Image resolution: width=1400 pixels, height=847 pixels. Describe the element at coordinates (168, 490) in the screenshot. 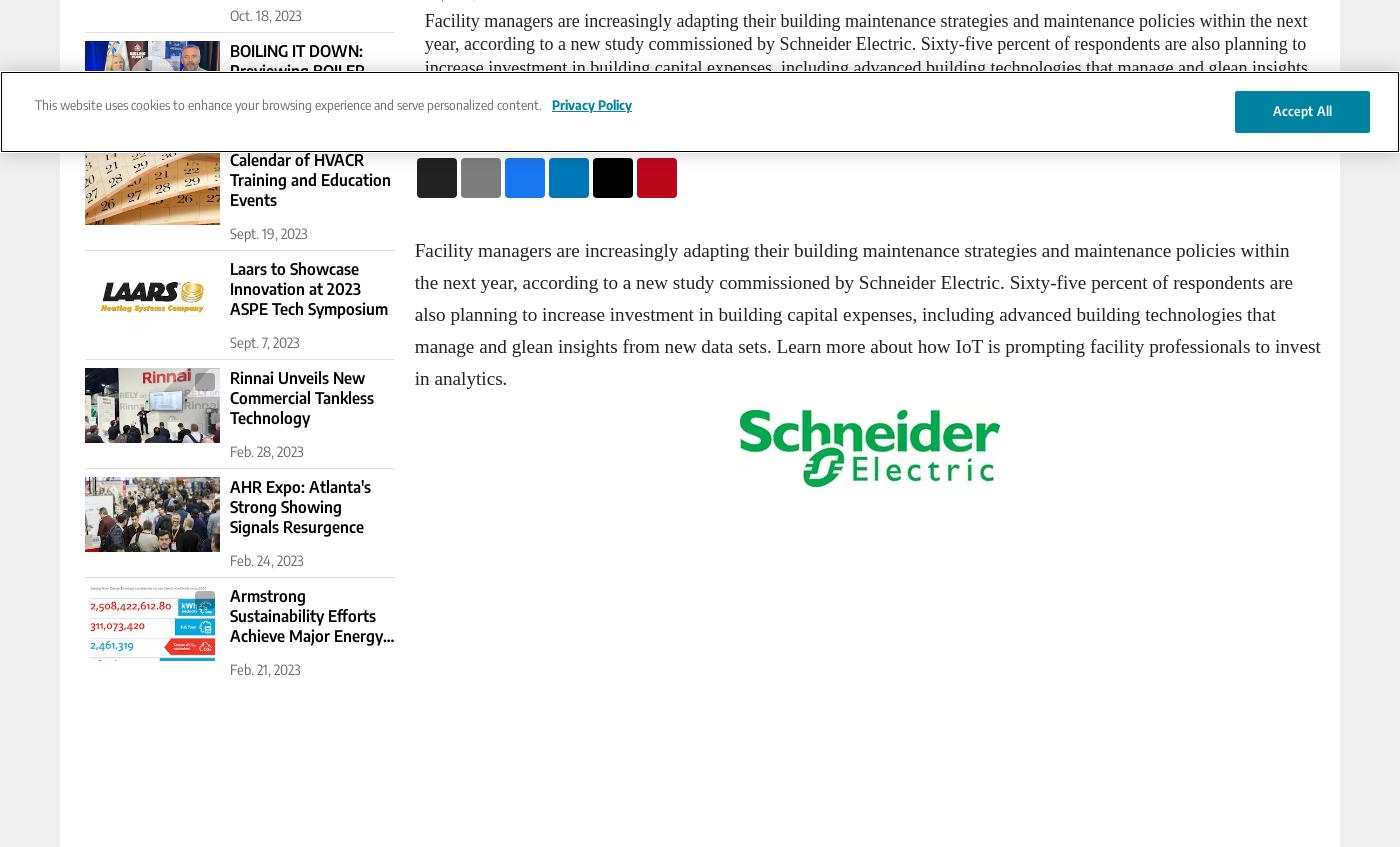

I see `'AHR Expo'` at that location.